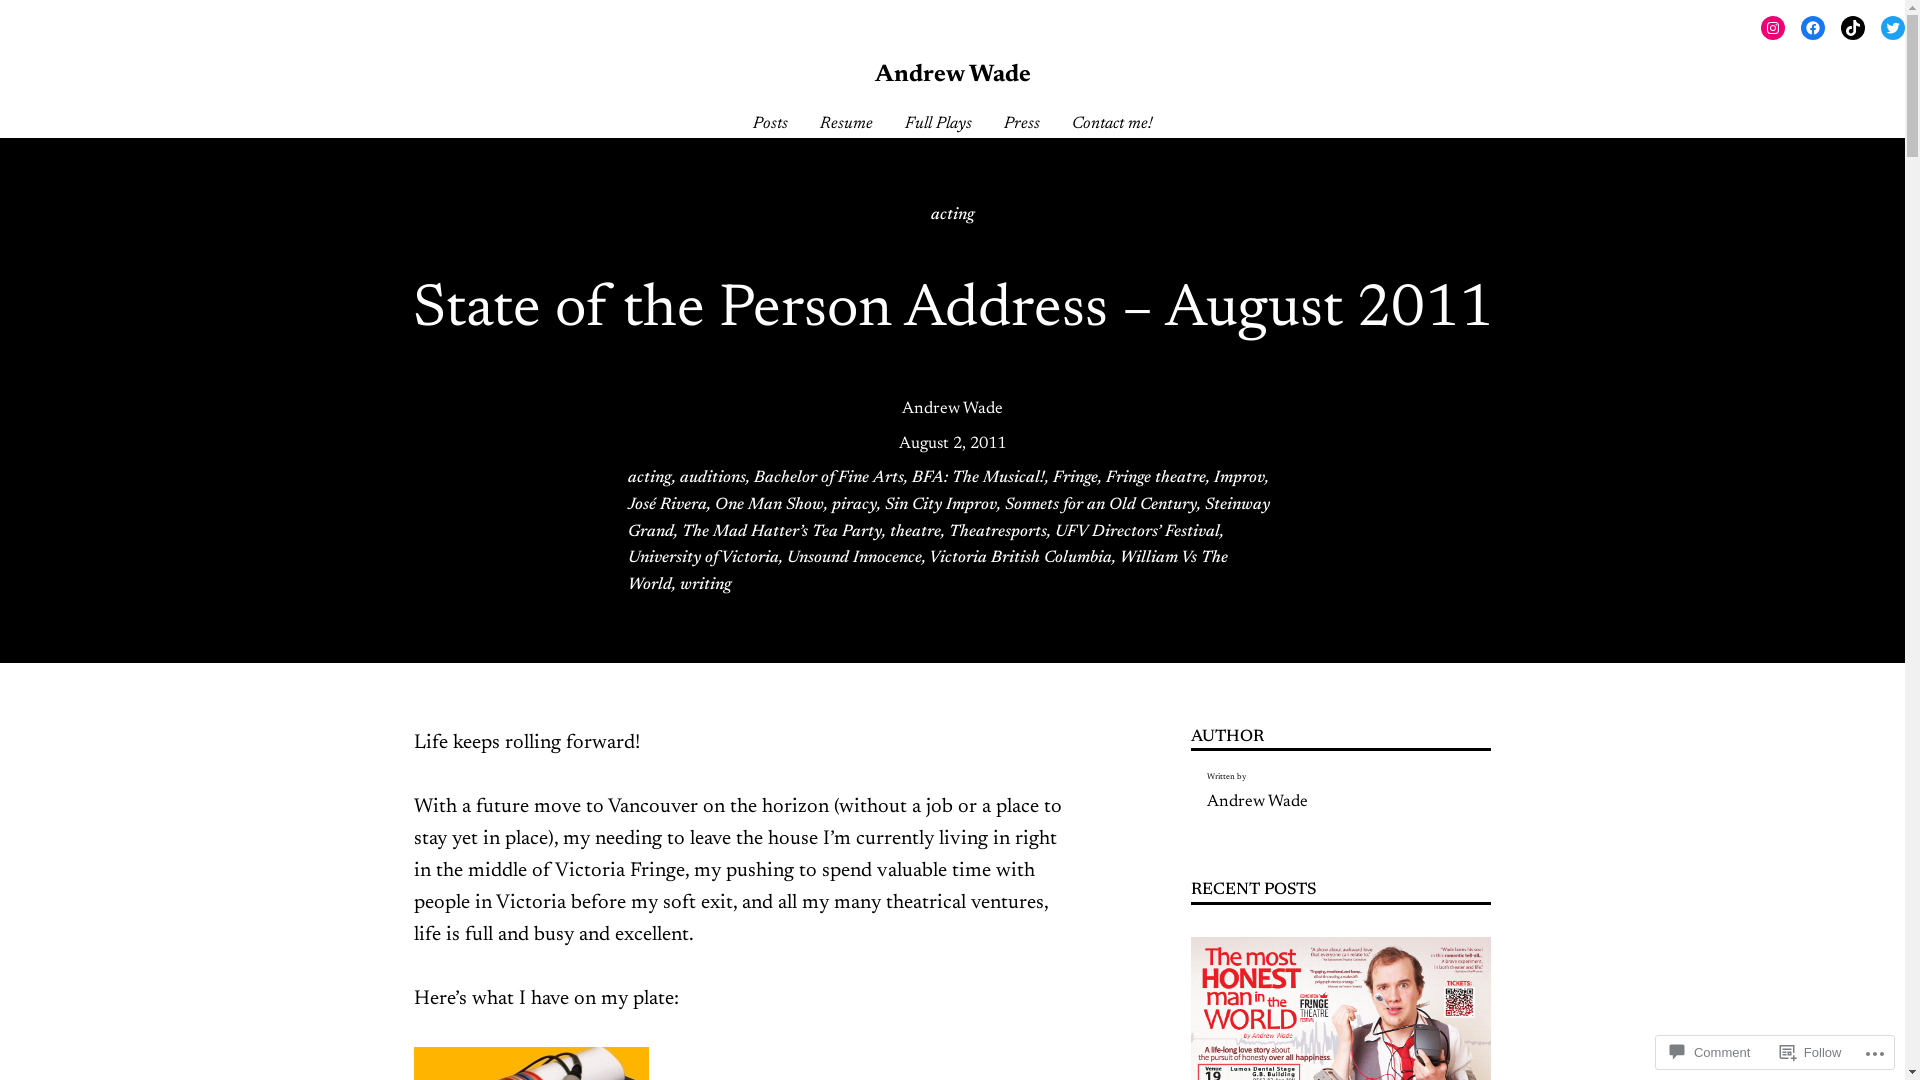  Describe the element at coordinates (649, 478) in the screenshot. I see `'acting'` at that location.